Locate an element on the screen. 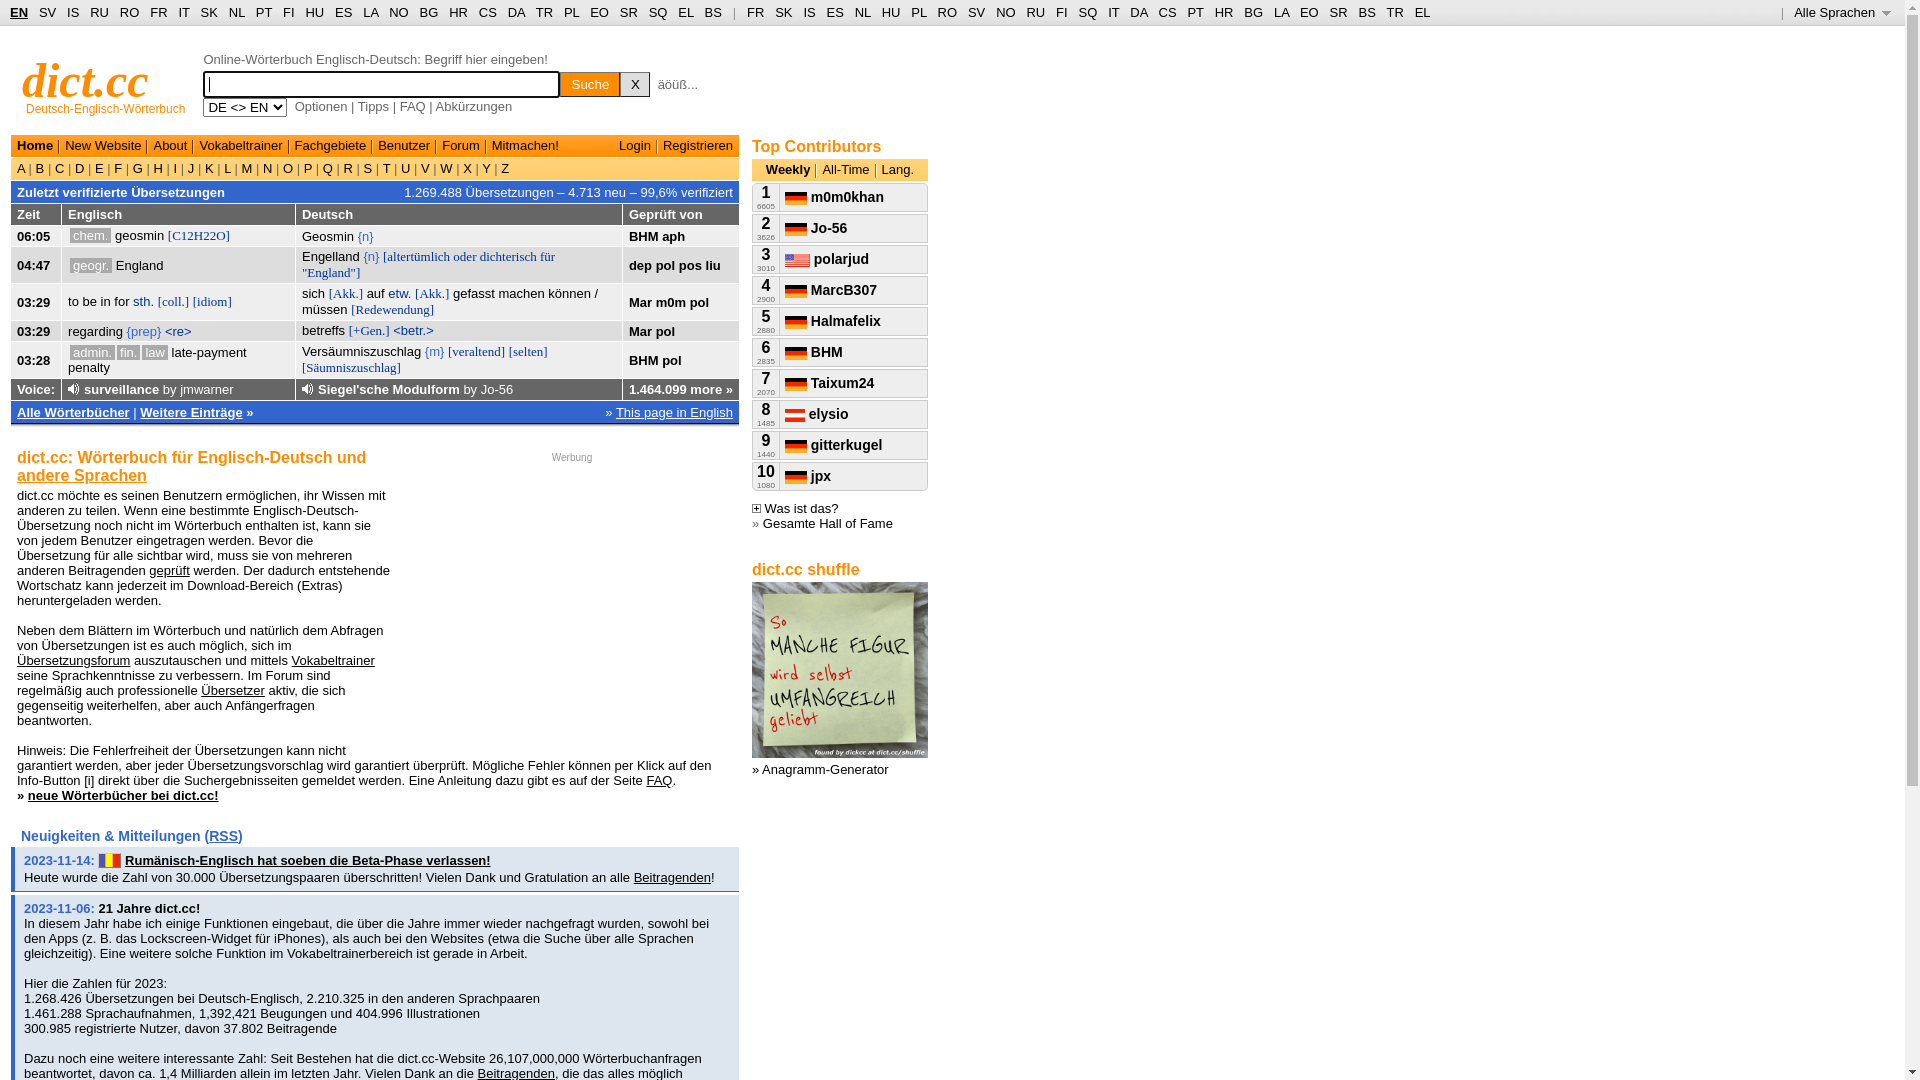 Image resolution: width=1920 pixels, height=1080 pixels. 'polarjud' is located at coordinates (826, 257).